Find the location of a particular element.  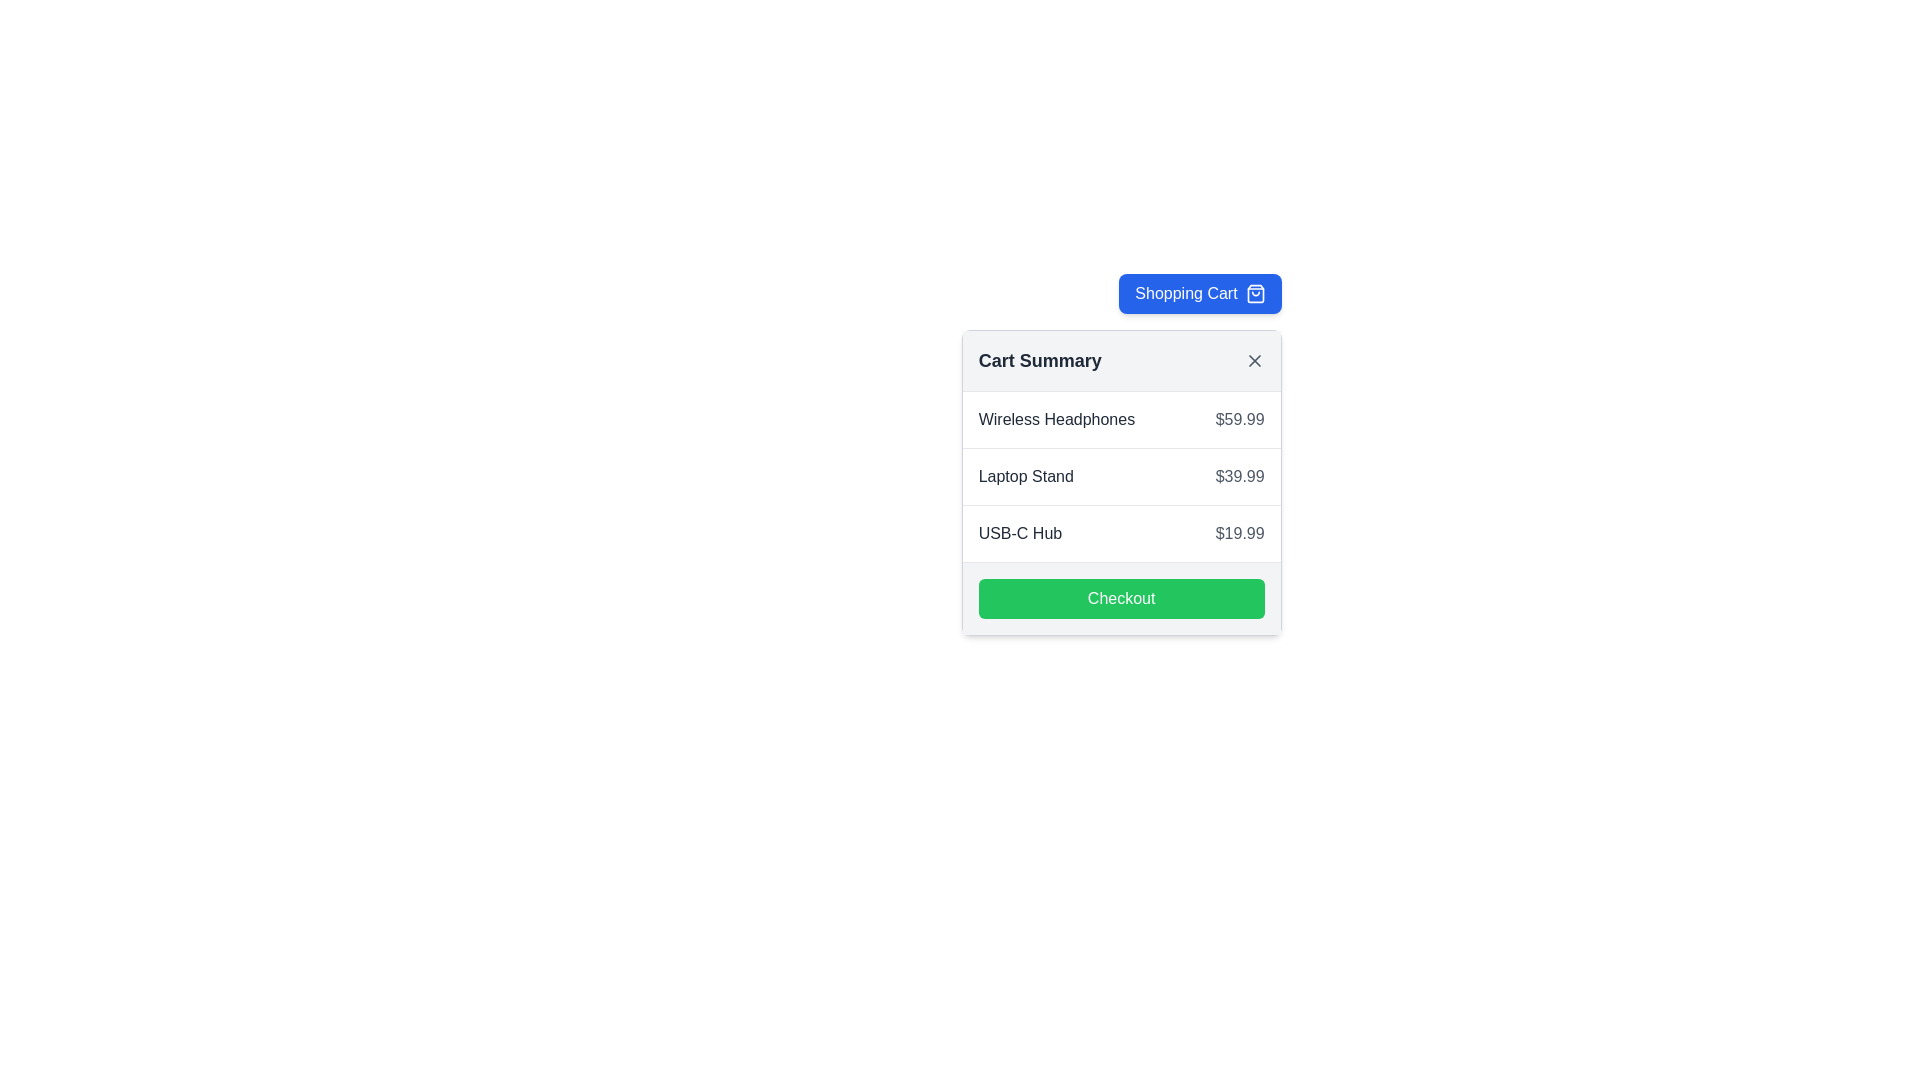

the checkout button located at the bottom of the cart summary to proceed to payment or confirmation is located at coordinates (1121, 597).